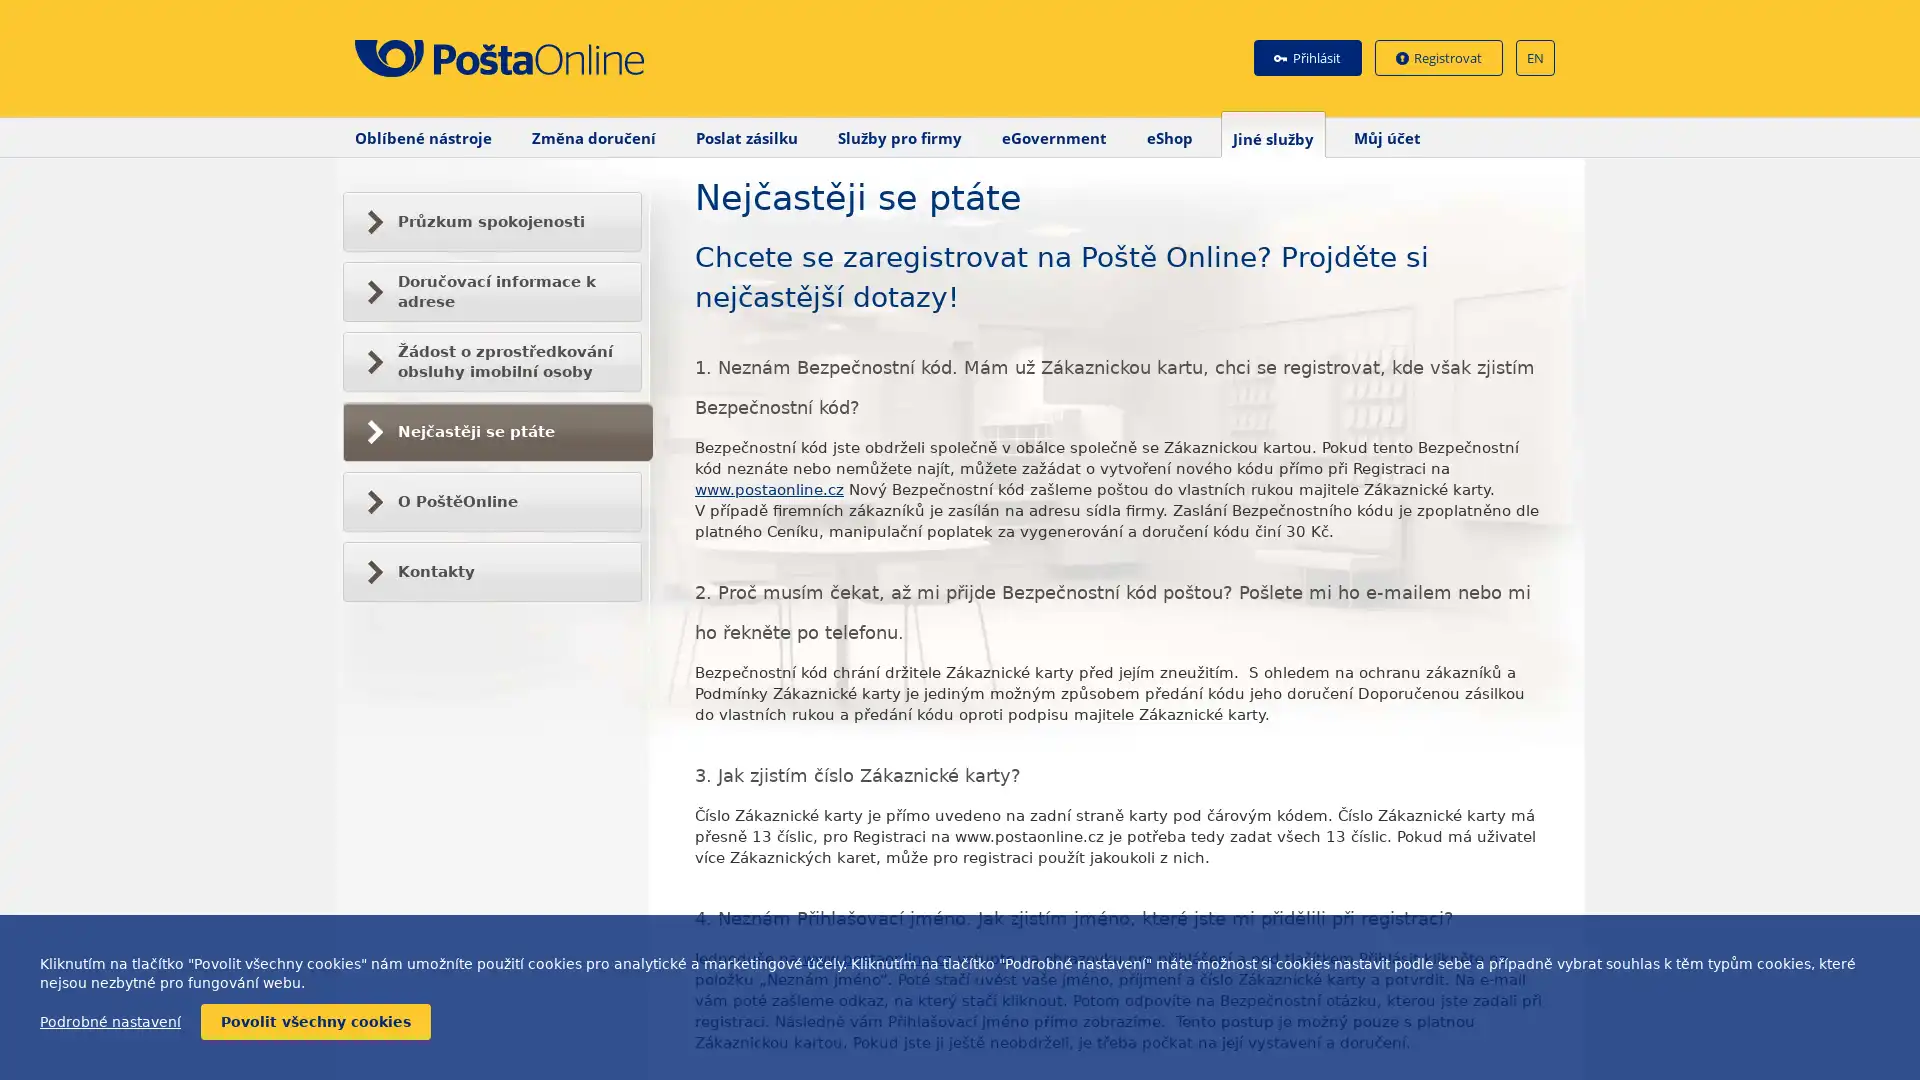 This screenshot has width=1920, height=1080. What do you see at coordinates (315, 1022) in the screenshot?
I see `Povolit vsechny cookies` at bounding box center [315, 1022].